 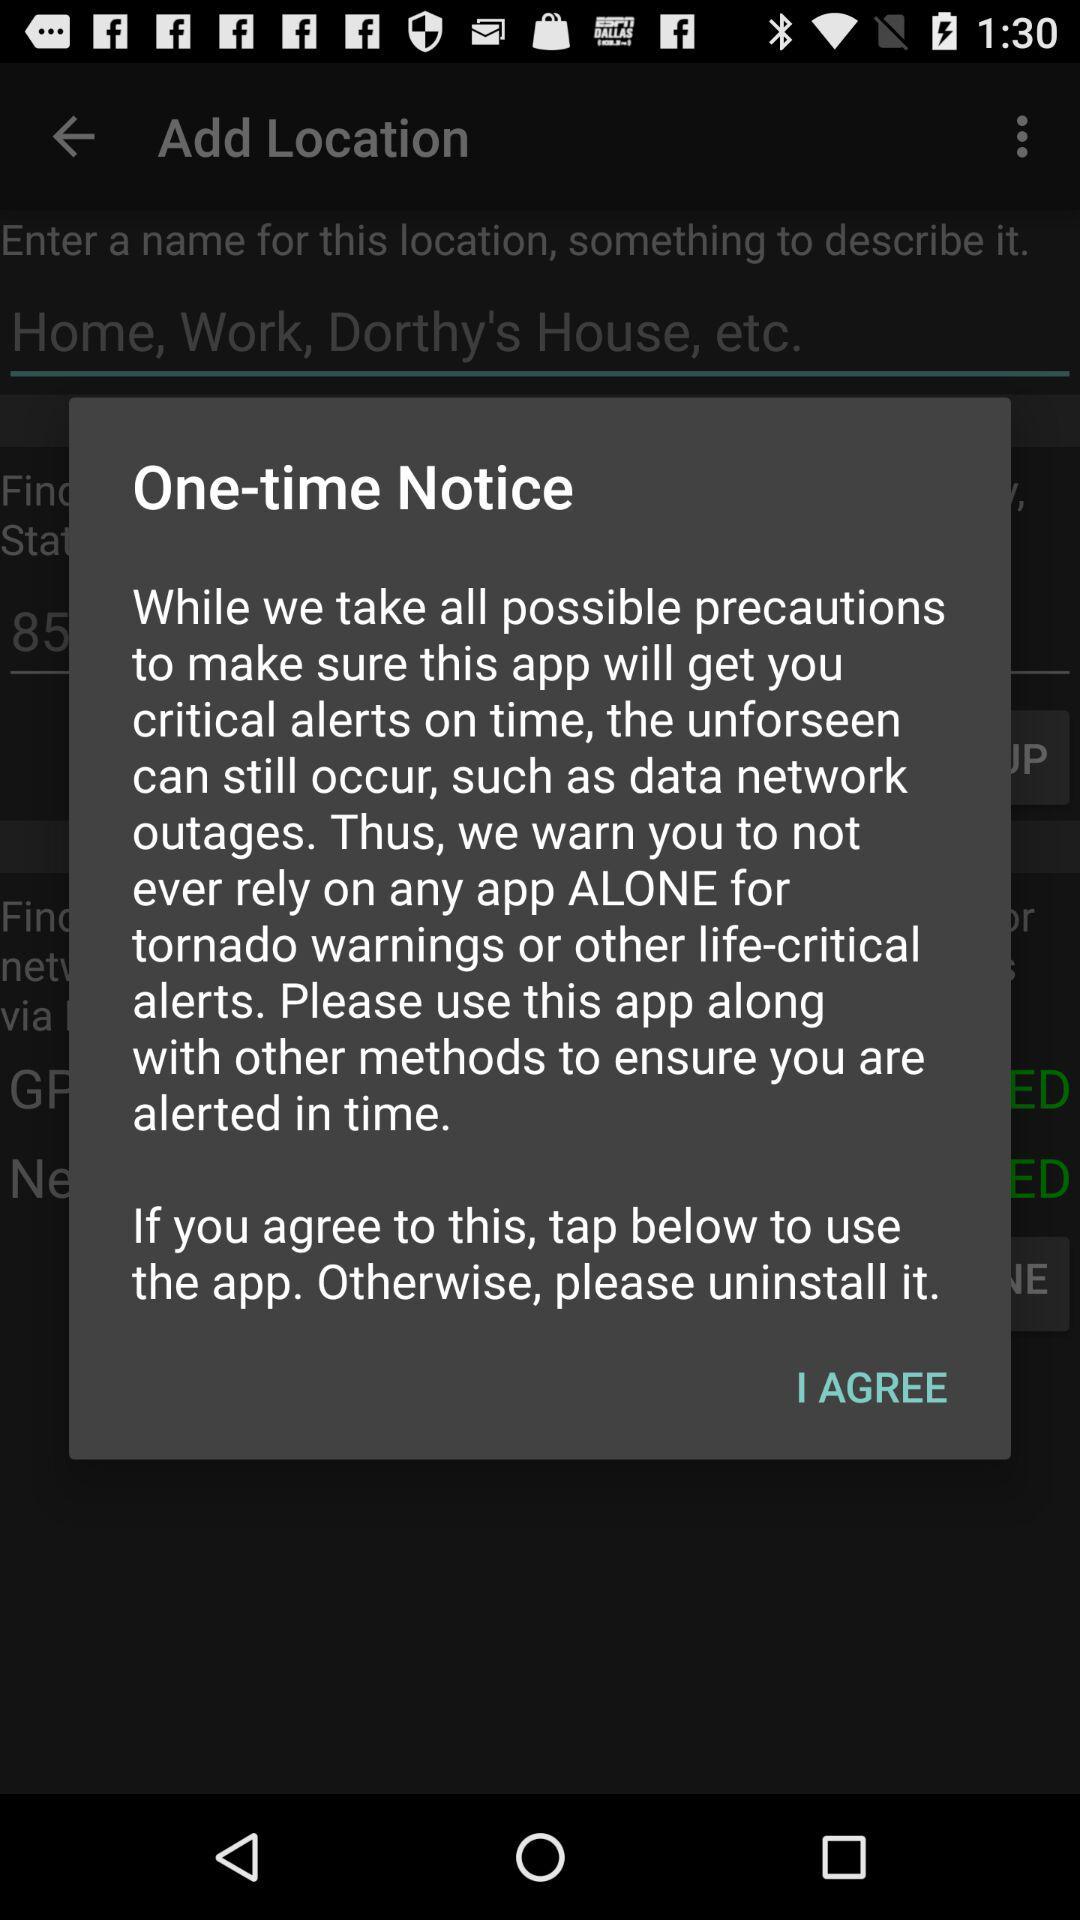 I want to click on the icon below while we take icon, so click(x=870, y=1385).